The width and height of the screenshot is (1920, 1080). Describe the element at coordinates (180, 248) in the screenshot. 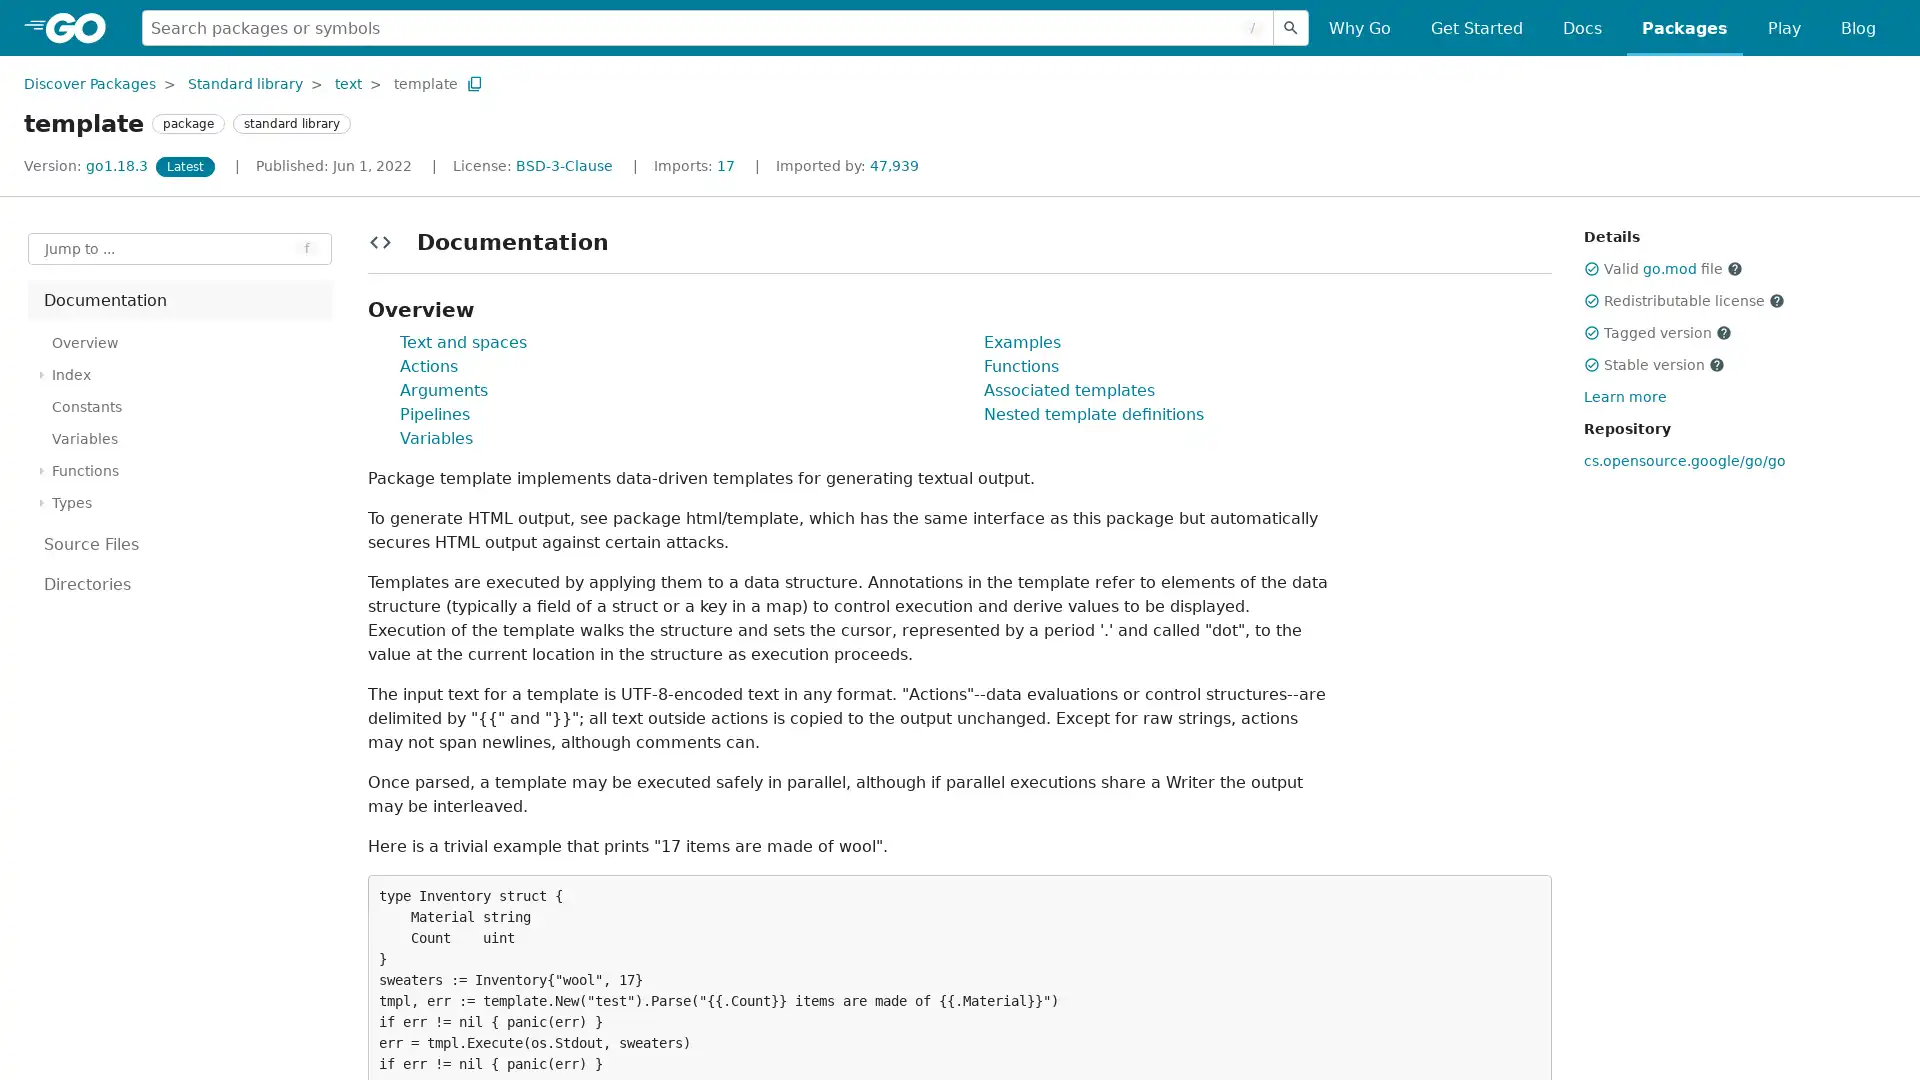

I see `Open Jump to Identifier` at that location.